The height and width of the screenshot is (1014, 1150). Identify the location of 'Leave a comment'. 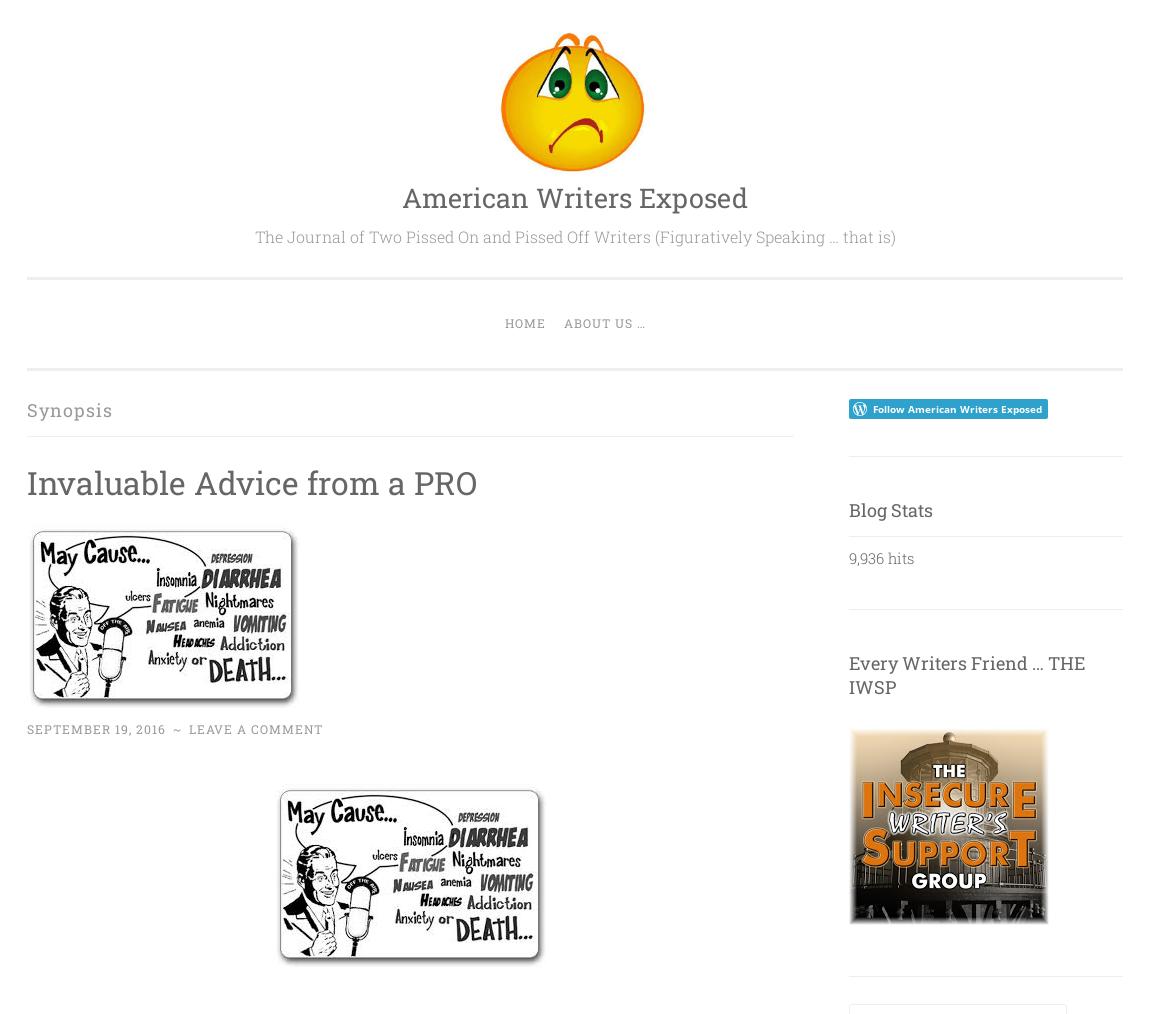
(254, 726).